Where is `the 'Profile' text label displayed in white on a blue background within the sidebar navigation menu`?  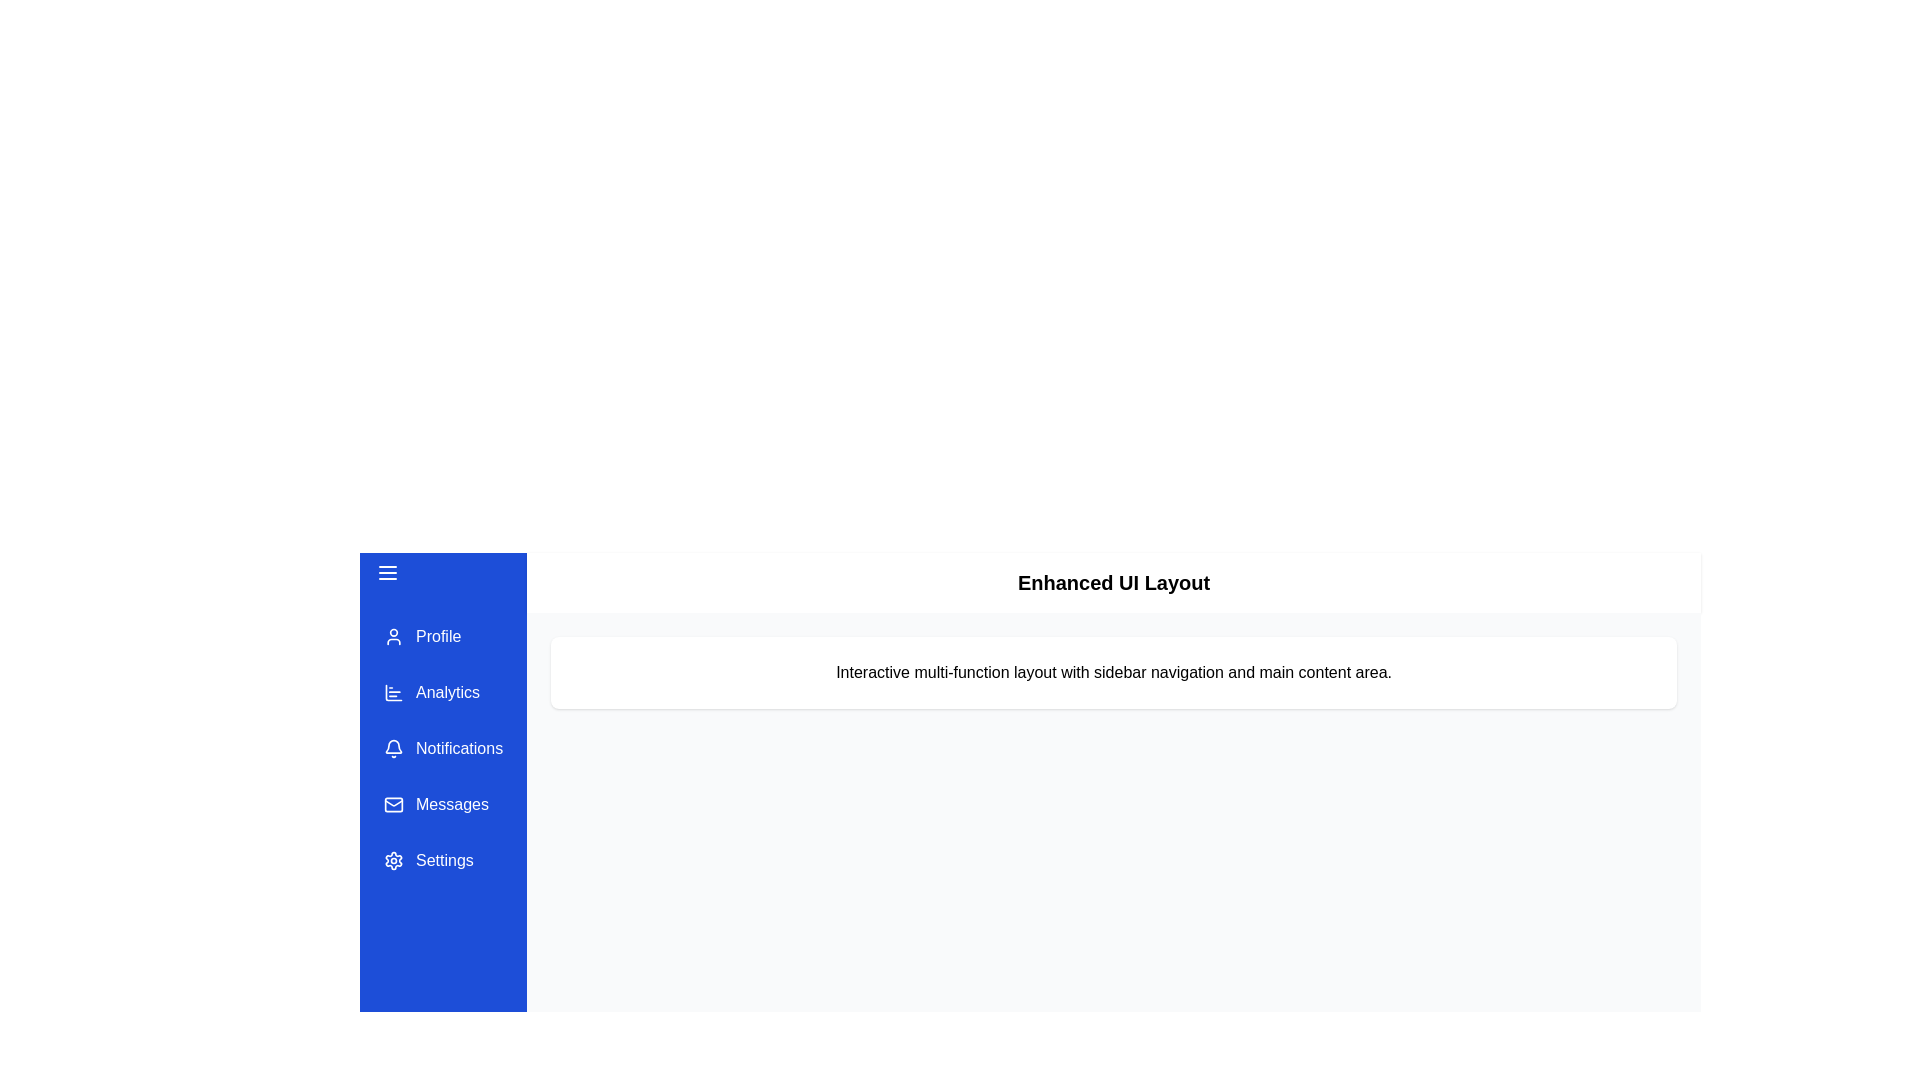
the 'Profile' text label displayed in white on a blue background within the sidebar navigation menu is located at coordinates (437, 636).